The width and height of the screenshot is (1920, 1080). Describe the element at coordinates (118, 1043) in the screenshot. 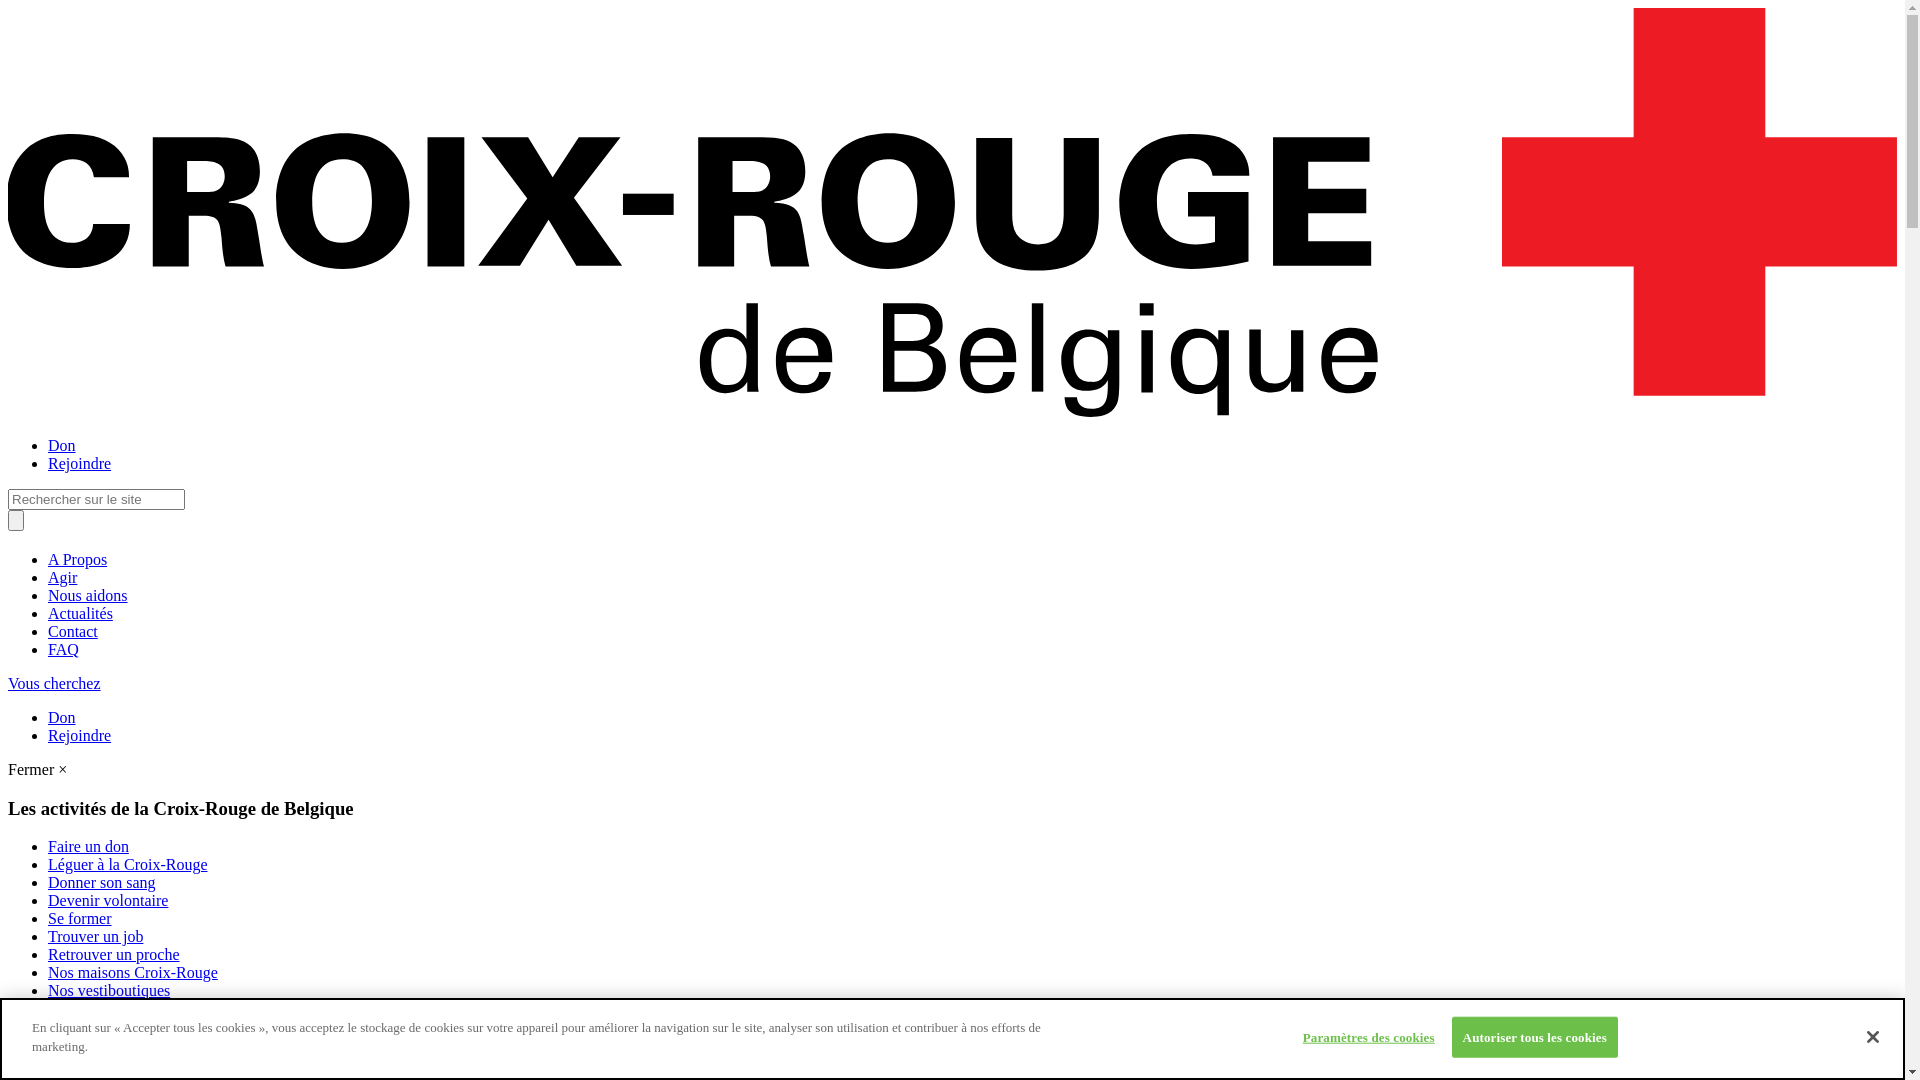

I see `'Notre aide alimentaire'` at that location.